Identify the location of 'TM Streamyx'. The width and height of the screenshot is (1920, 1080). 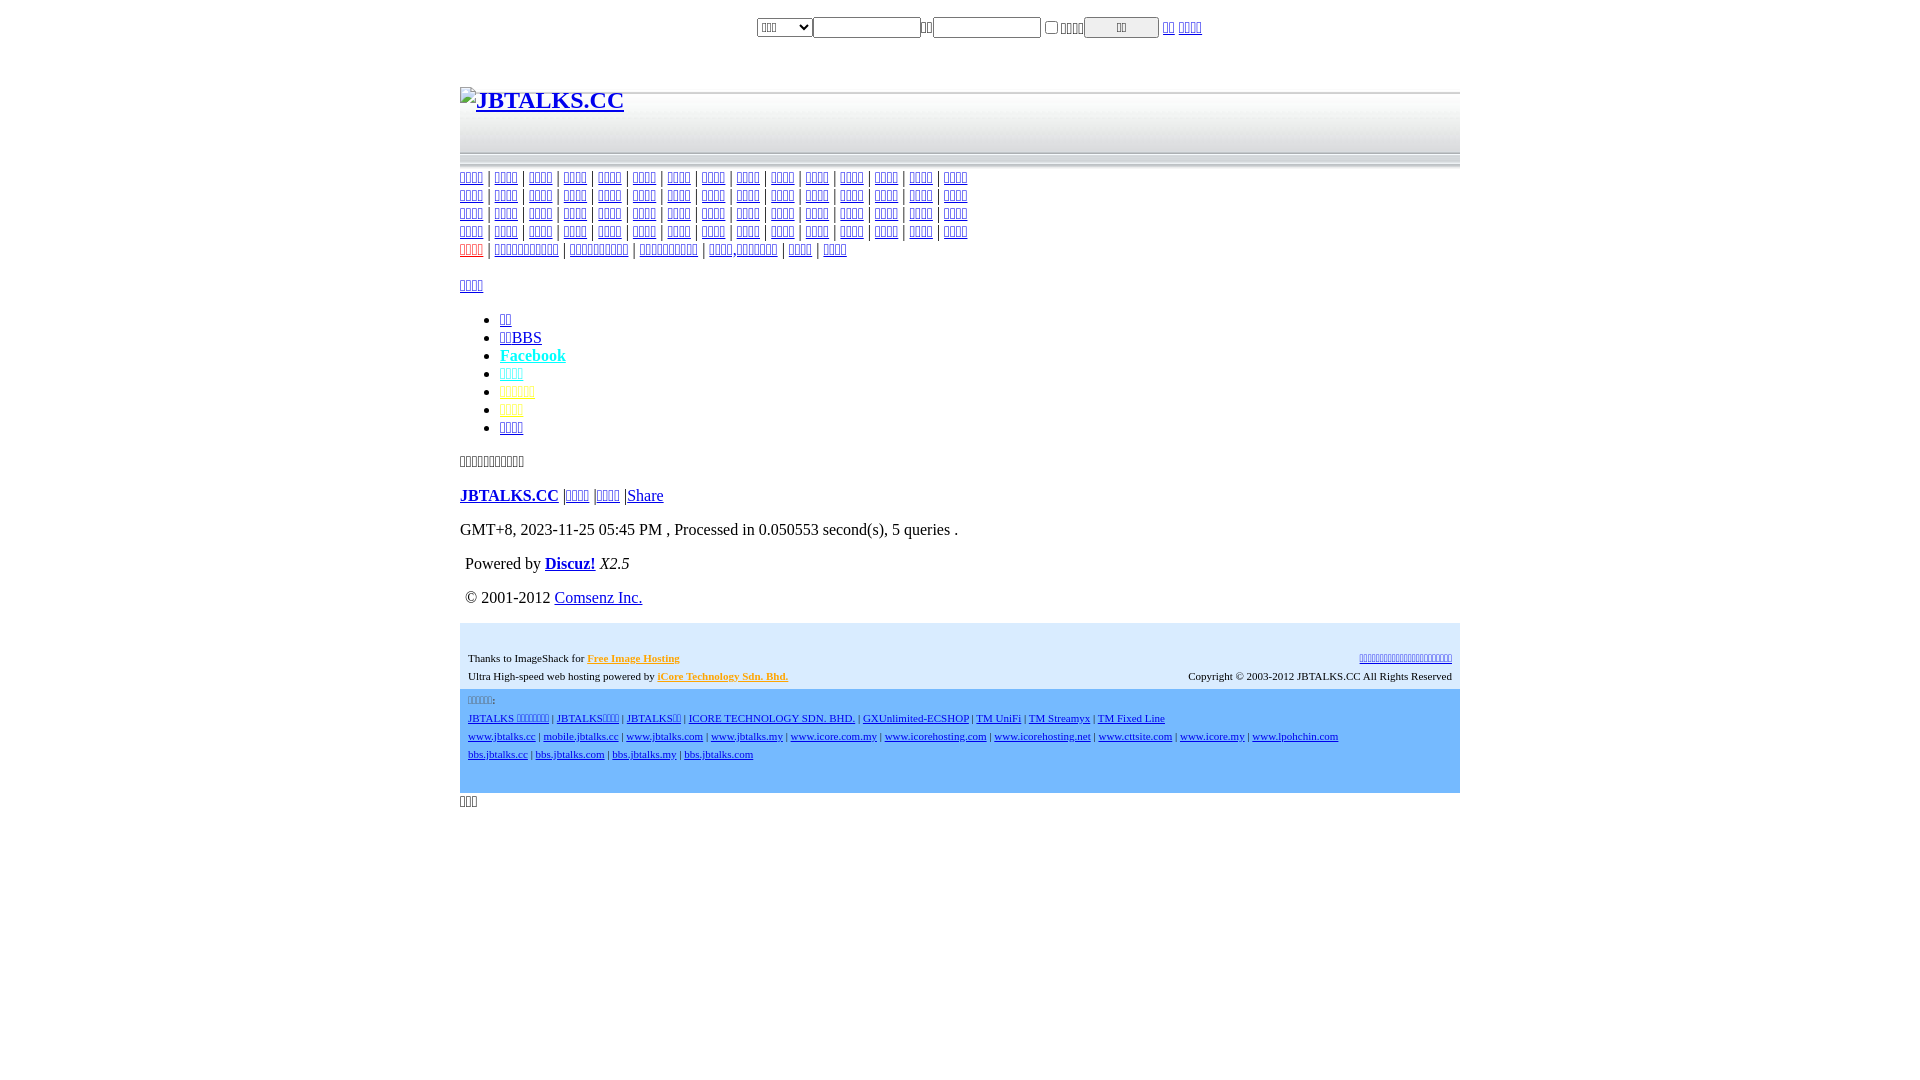
(1058, 716).